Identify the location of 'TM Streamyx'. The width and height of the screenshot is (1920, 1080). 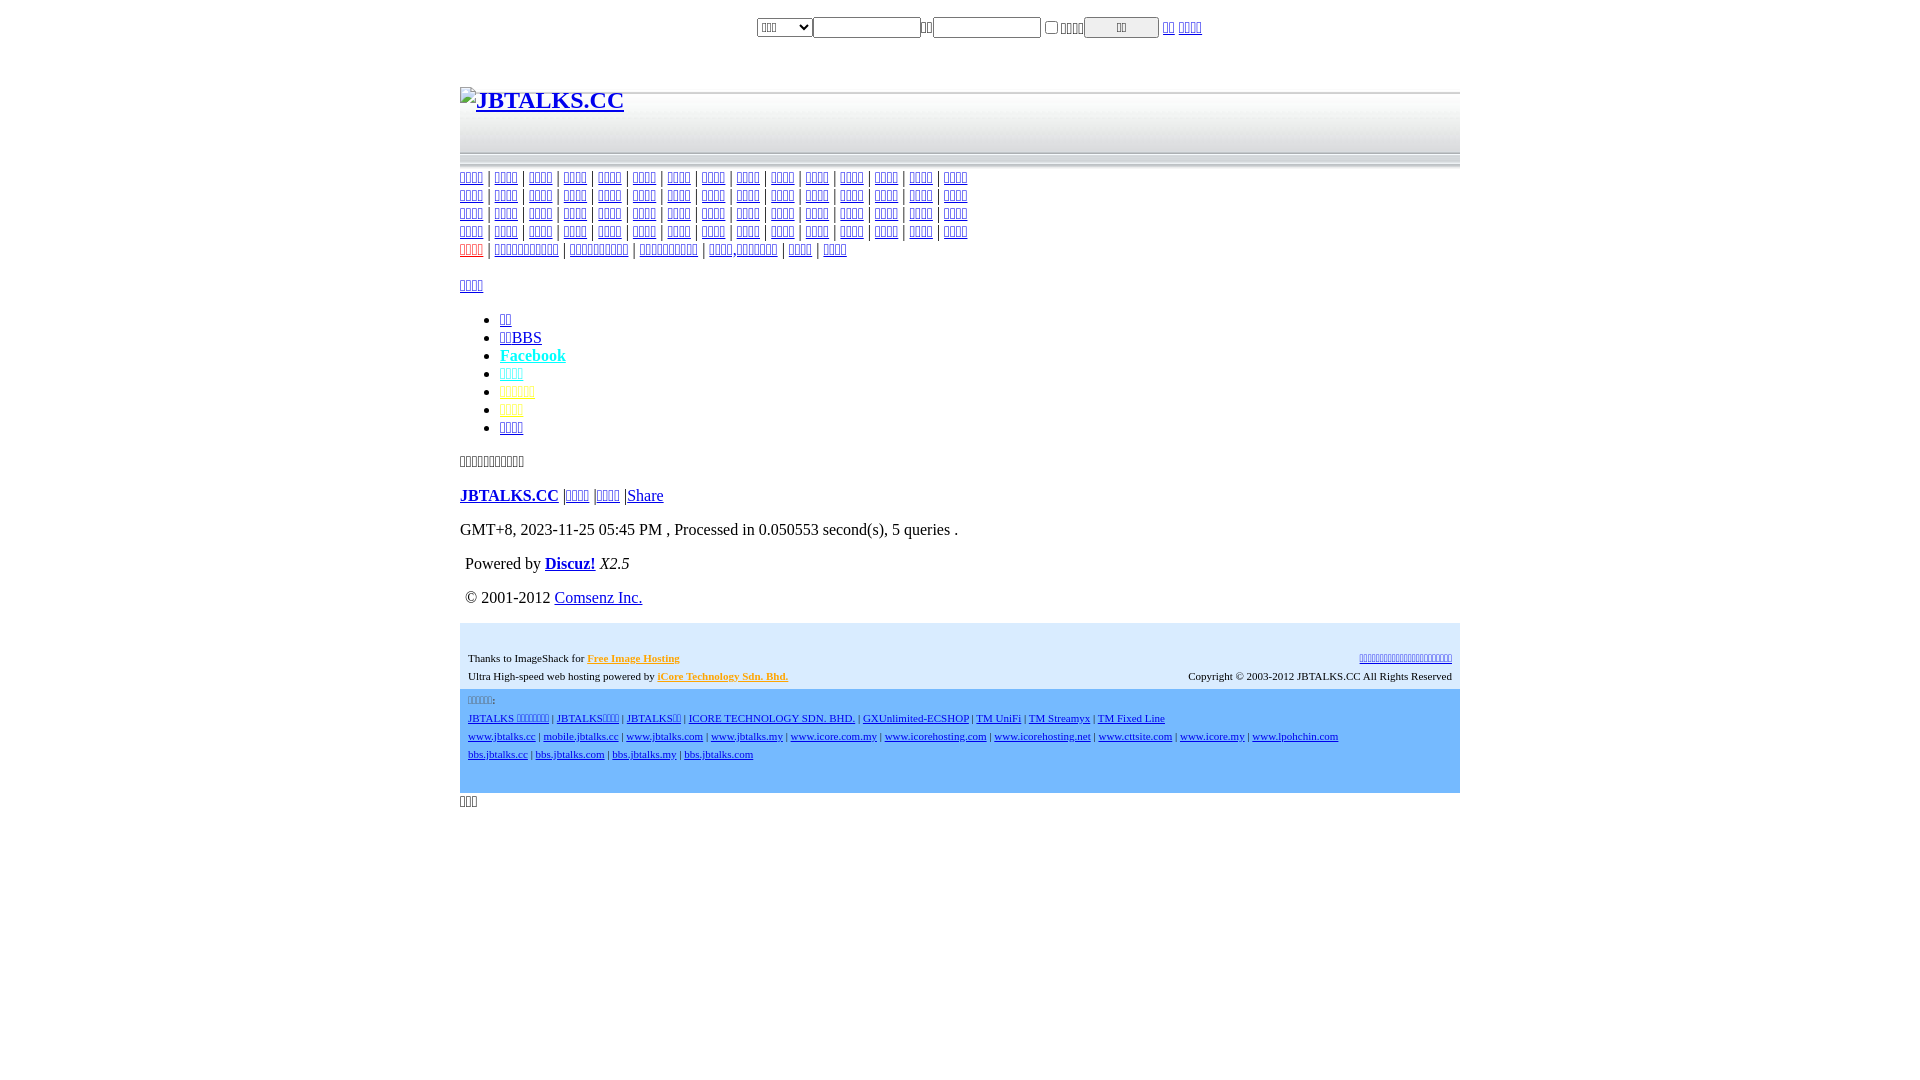
(1058, 716).